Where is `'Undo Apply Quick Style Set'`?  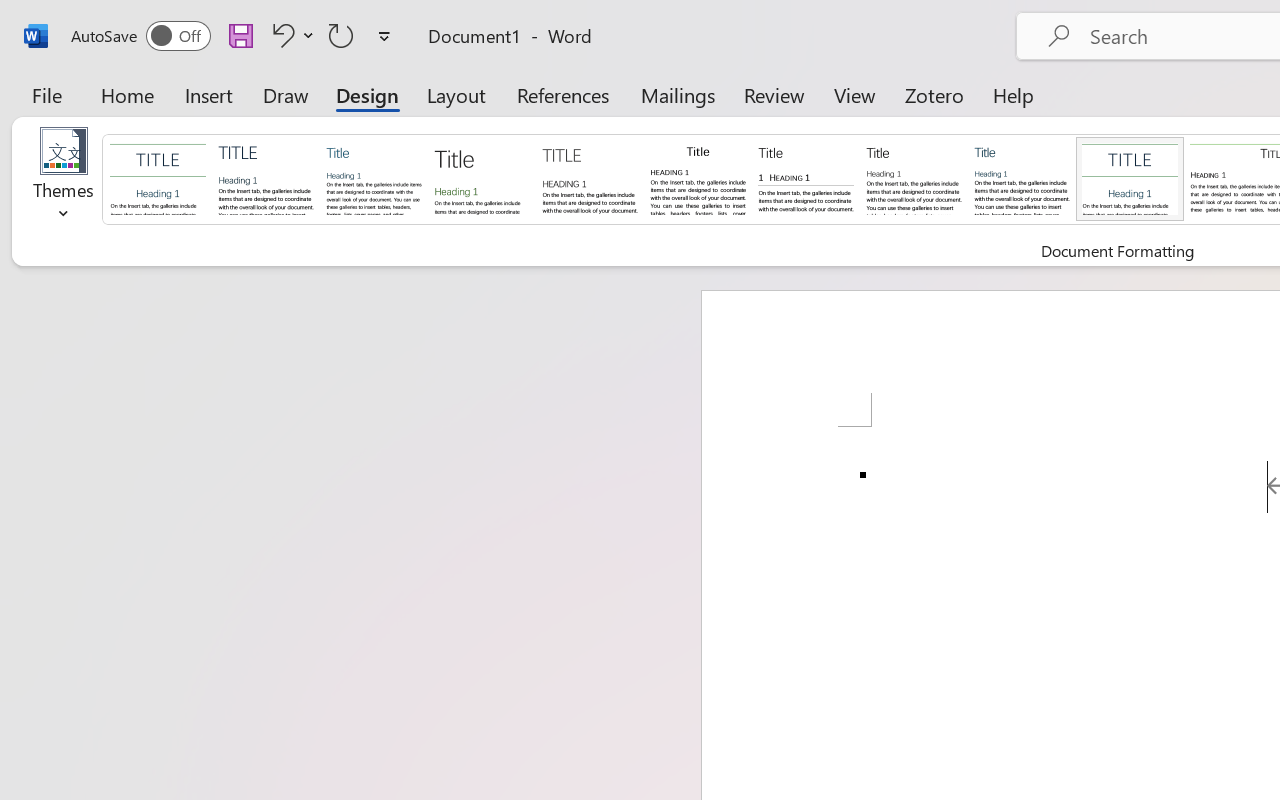
'Undo Apply Quick Style Set' is located at coordinates (279, 34).